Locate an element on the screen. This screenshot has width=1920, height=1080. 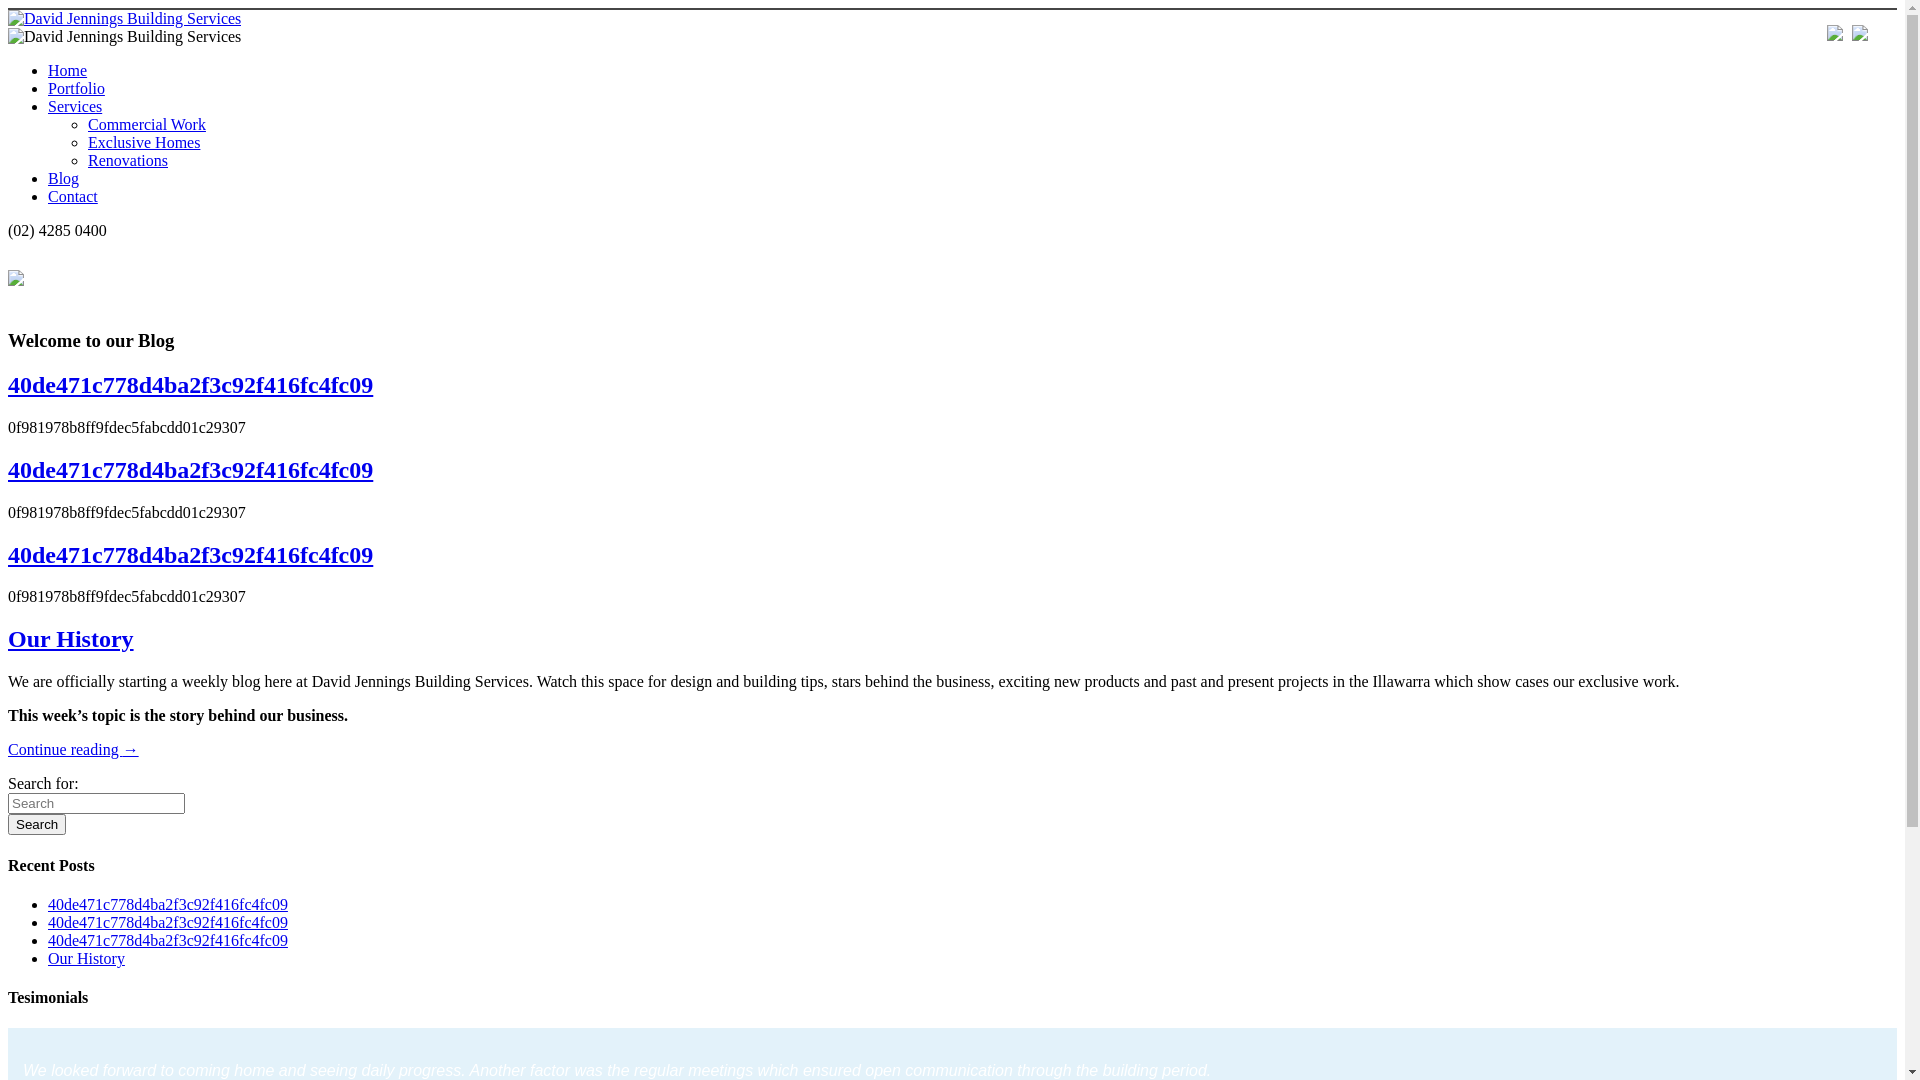
'40de471c778d4ba2f3c92f416fc4fc09' is located at coordinates (190, 555).